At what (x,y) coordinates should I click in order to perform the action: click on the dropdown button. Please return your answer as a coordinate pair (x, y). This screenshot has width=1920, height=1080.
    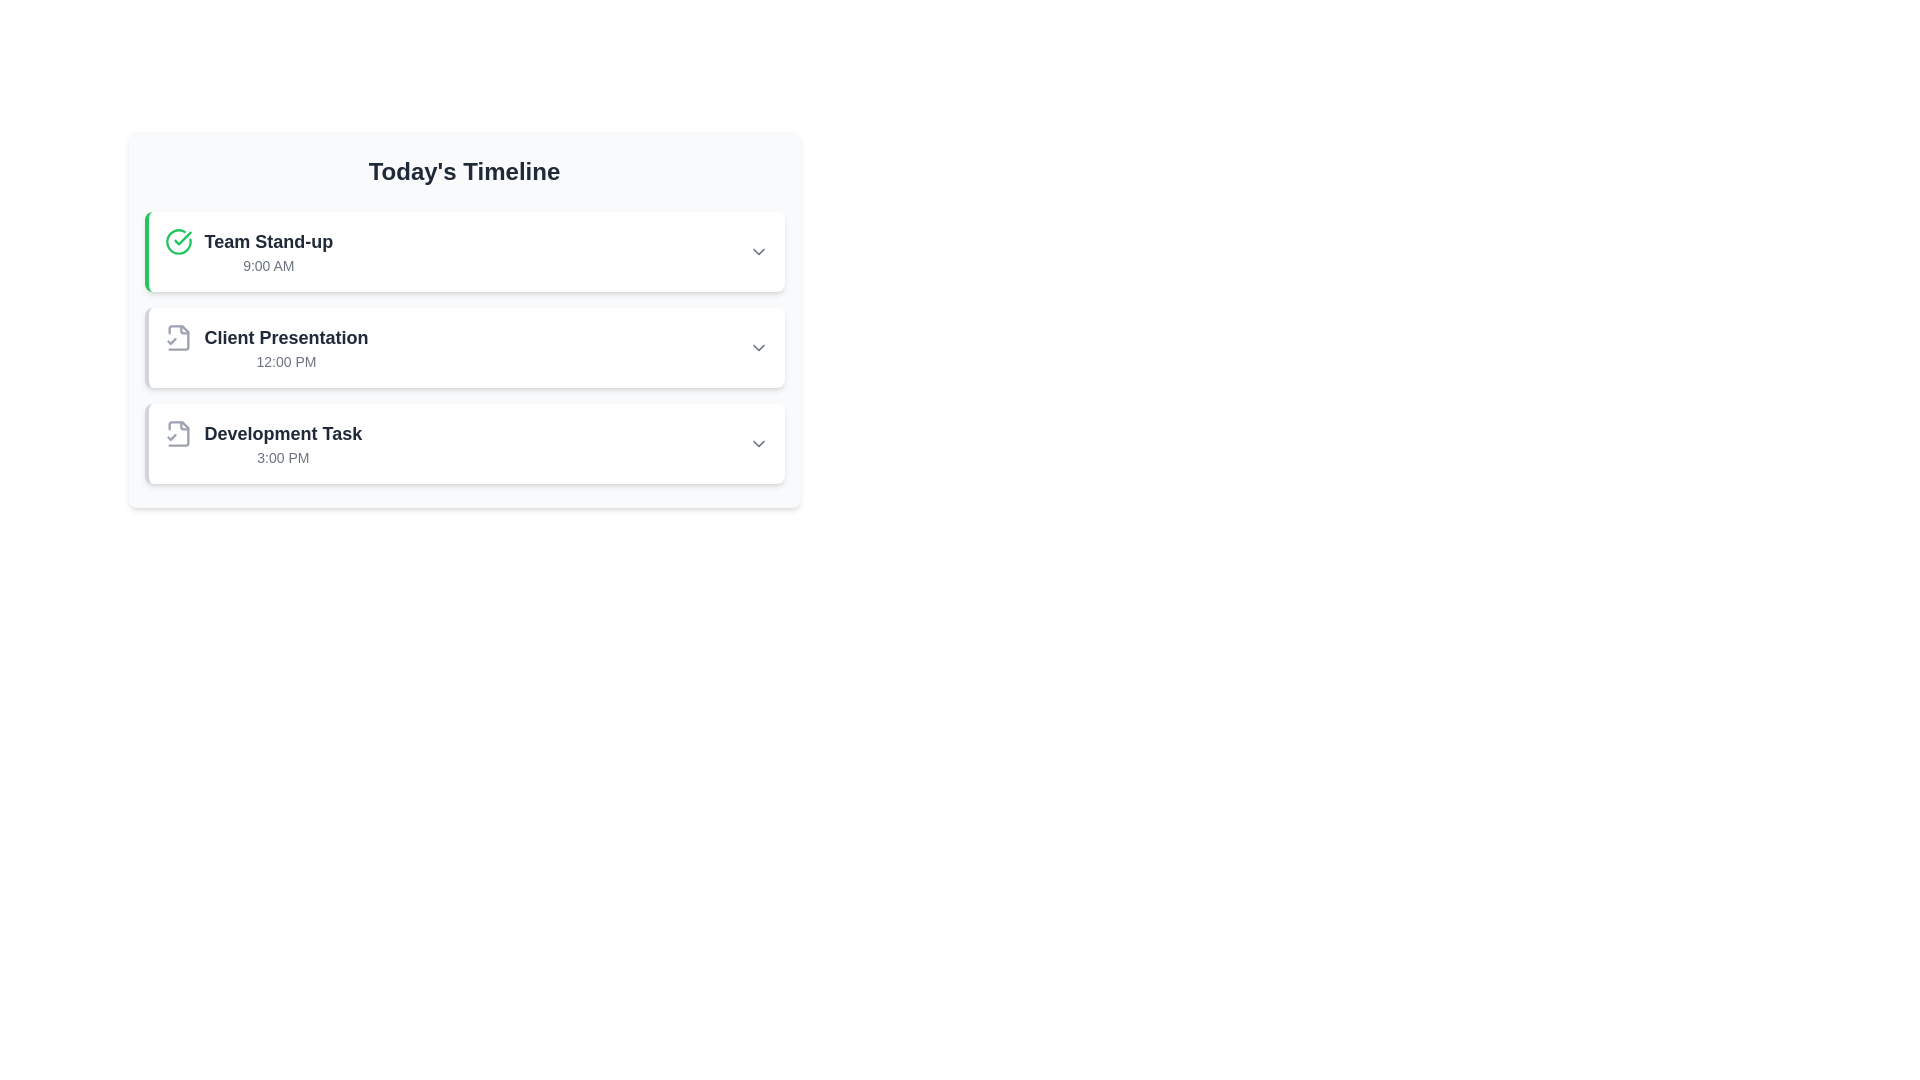
    Looking at the image, I should click on (757, 250).